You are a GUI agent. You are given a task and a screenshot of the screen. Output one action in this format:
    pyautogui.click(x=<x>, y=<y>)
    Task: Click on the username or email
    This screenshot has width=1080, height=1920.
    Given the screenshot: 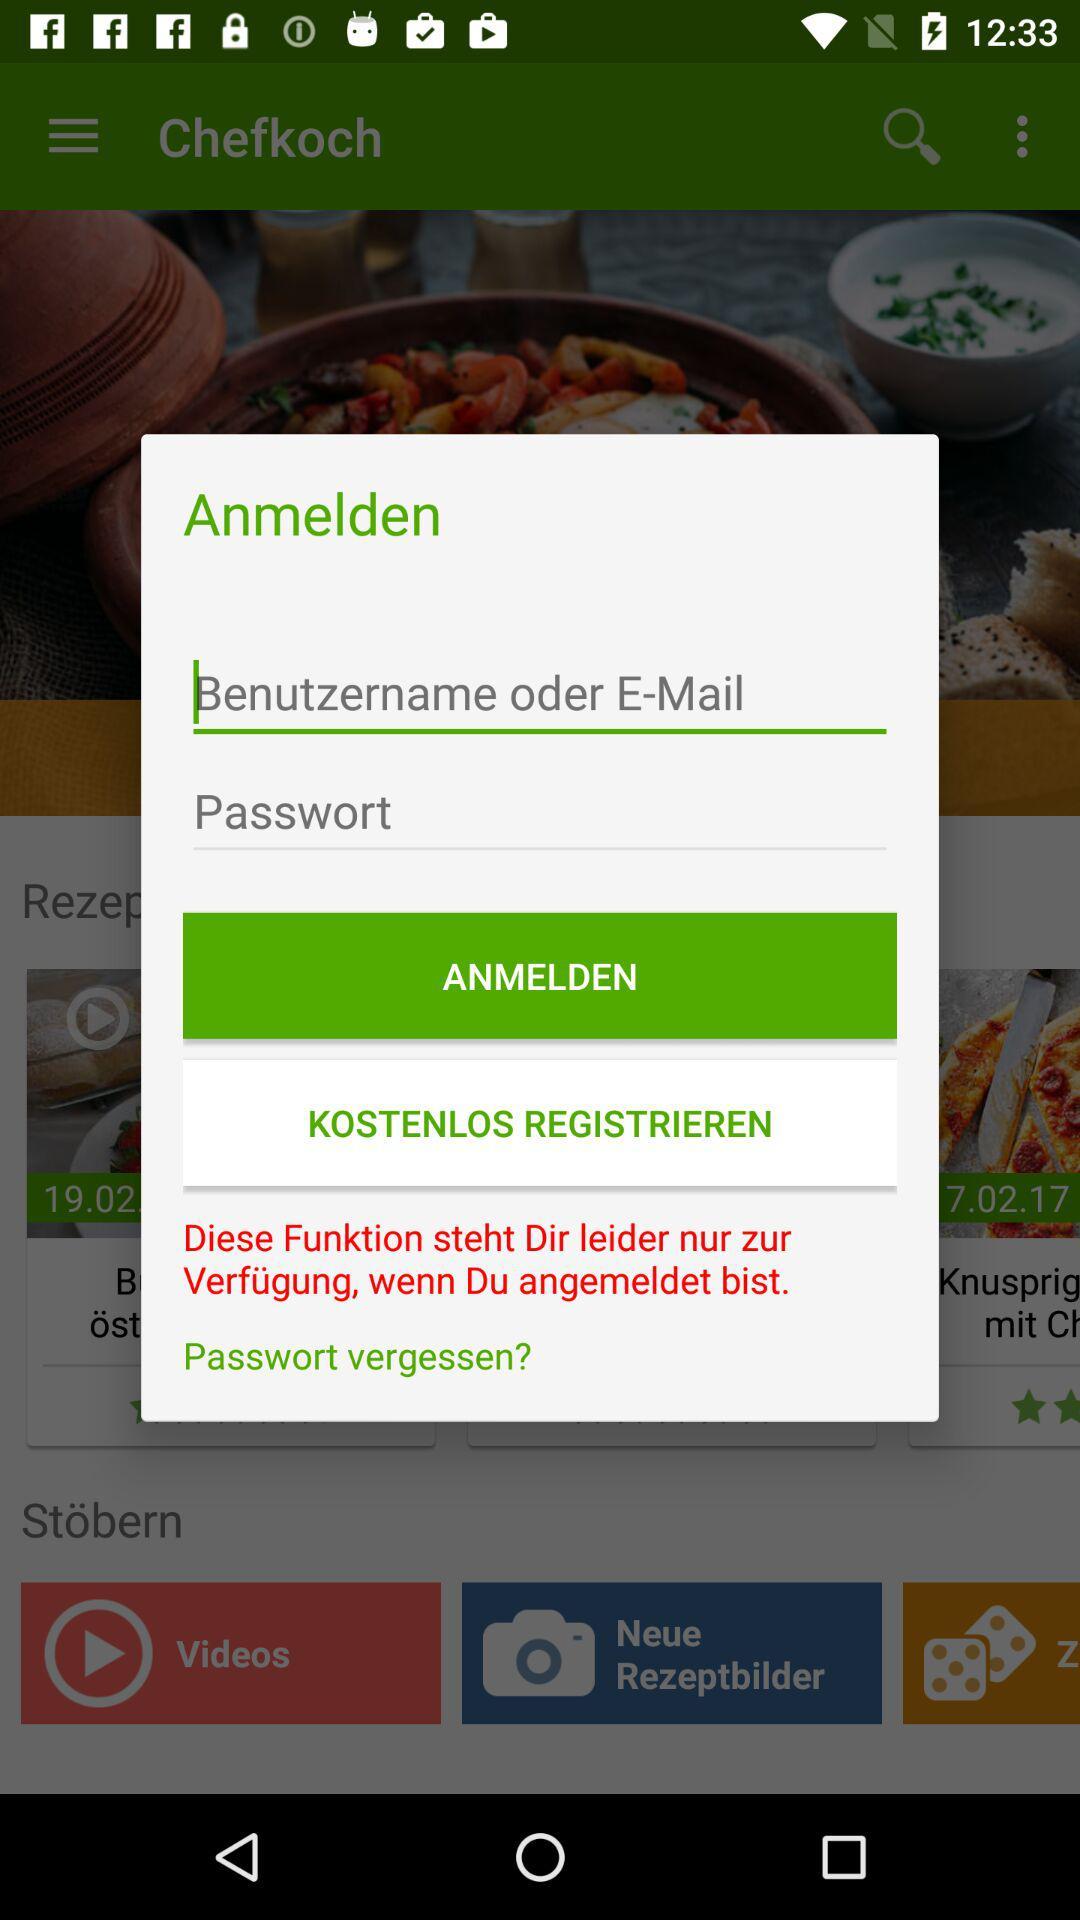 What is the action you would take?
    pyautogui.click(x=540, y=692)
    